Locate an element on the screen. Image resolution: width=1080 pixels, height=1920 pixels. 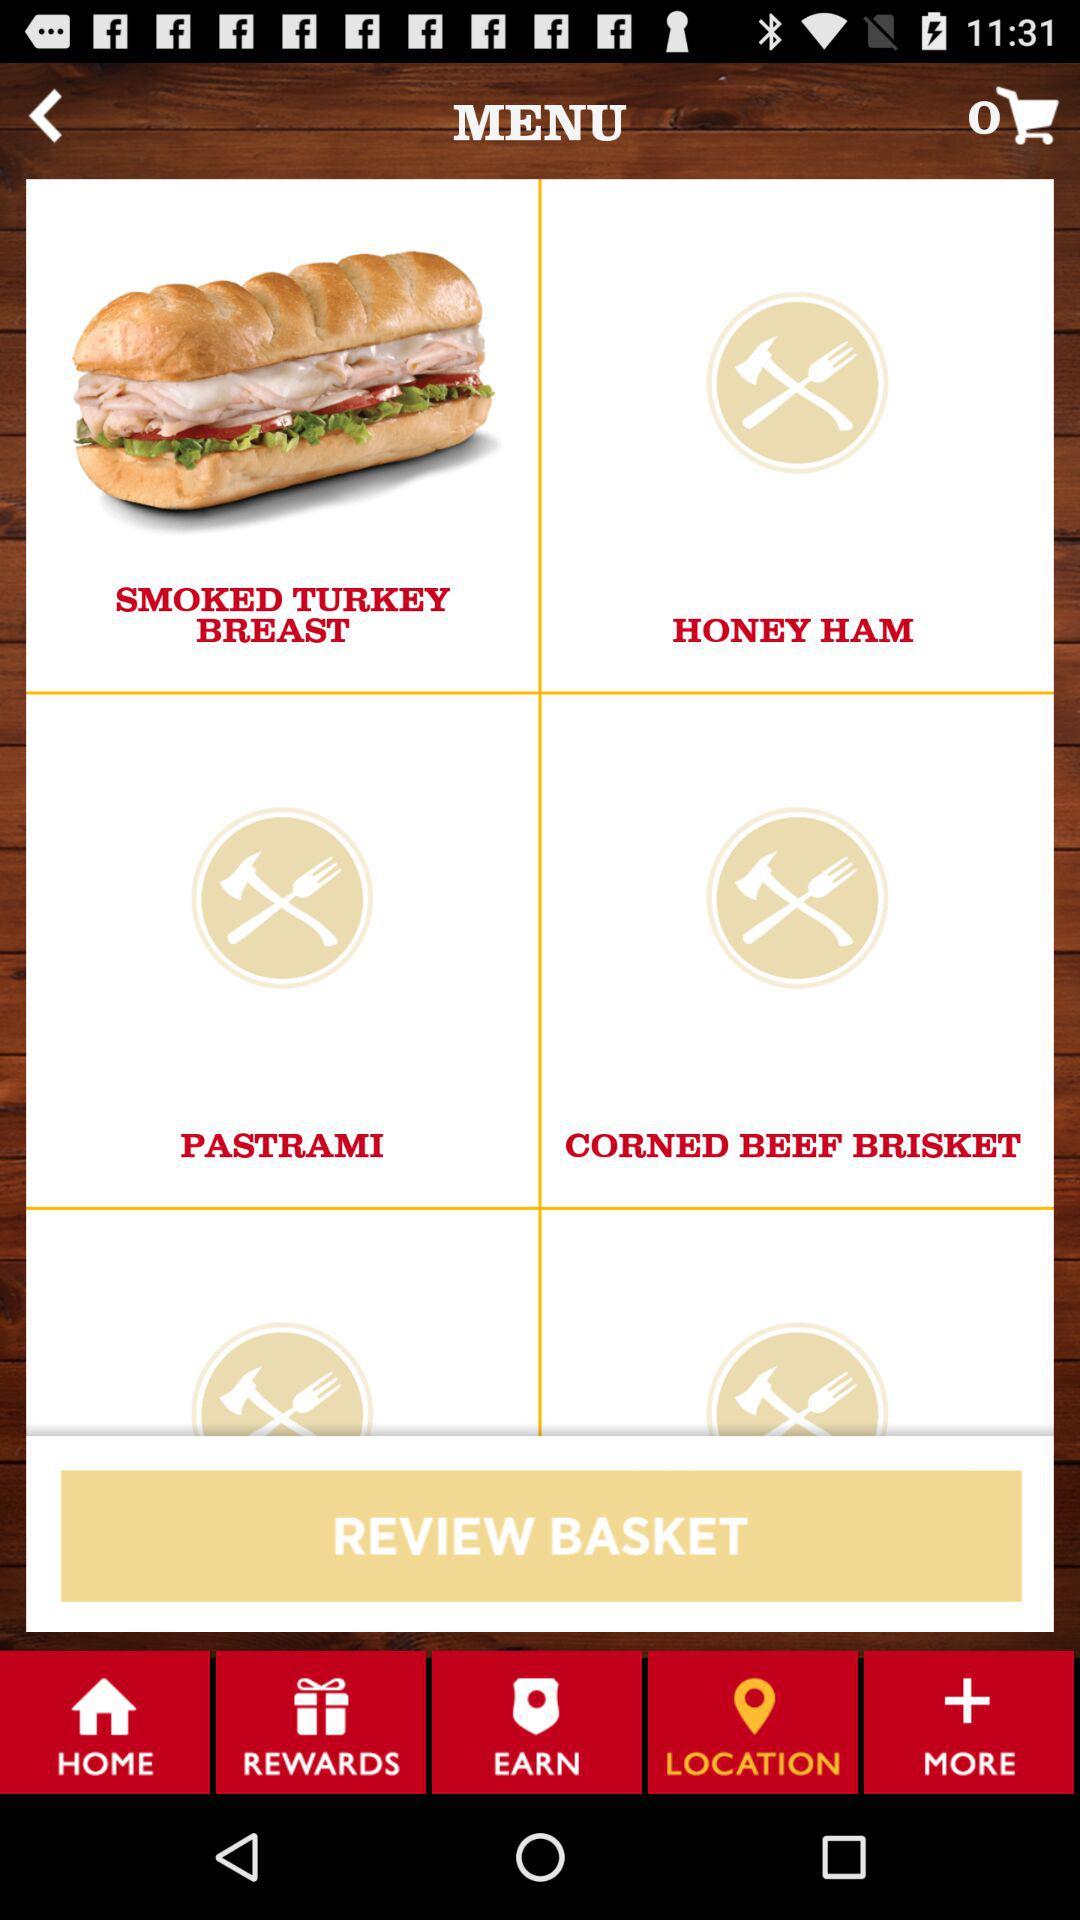
the item to the left of menu is located at coordinates (44, 114).